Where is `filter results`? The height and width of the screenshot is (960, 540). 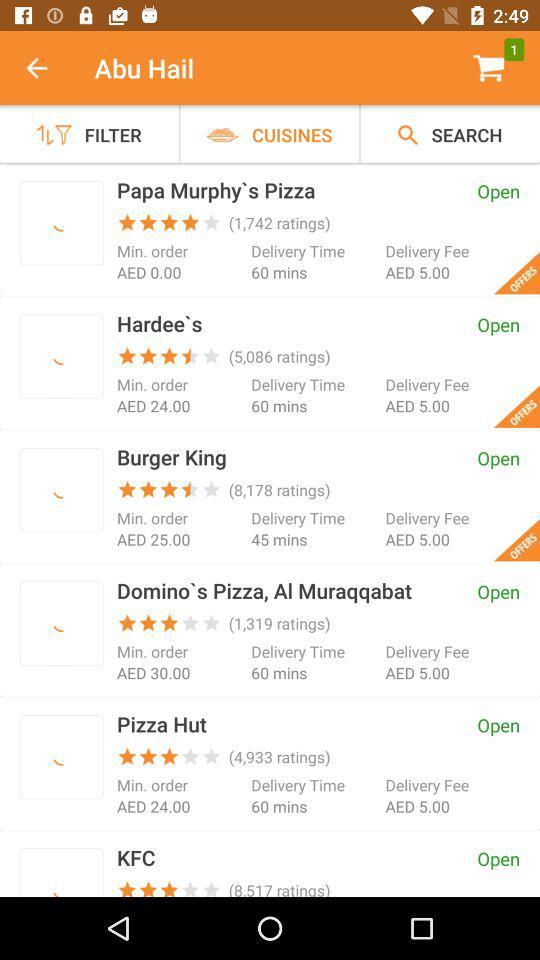 filter results is located at coordinates (61, 756).